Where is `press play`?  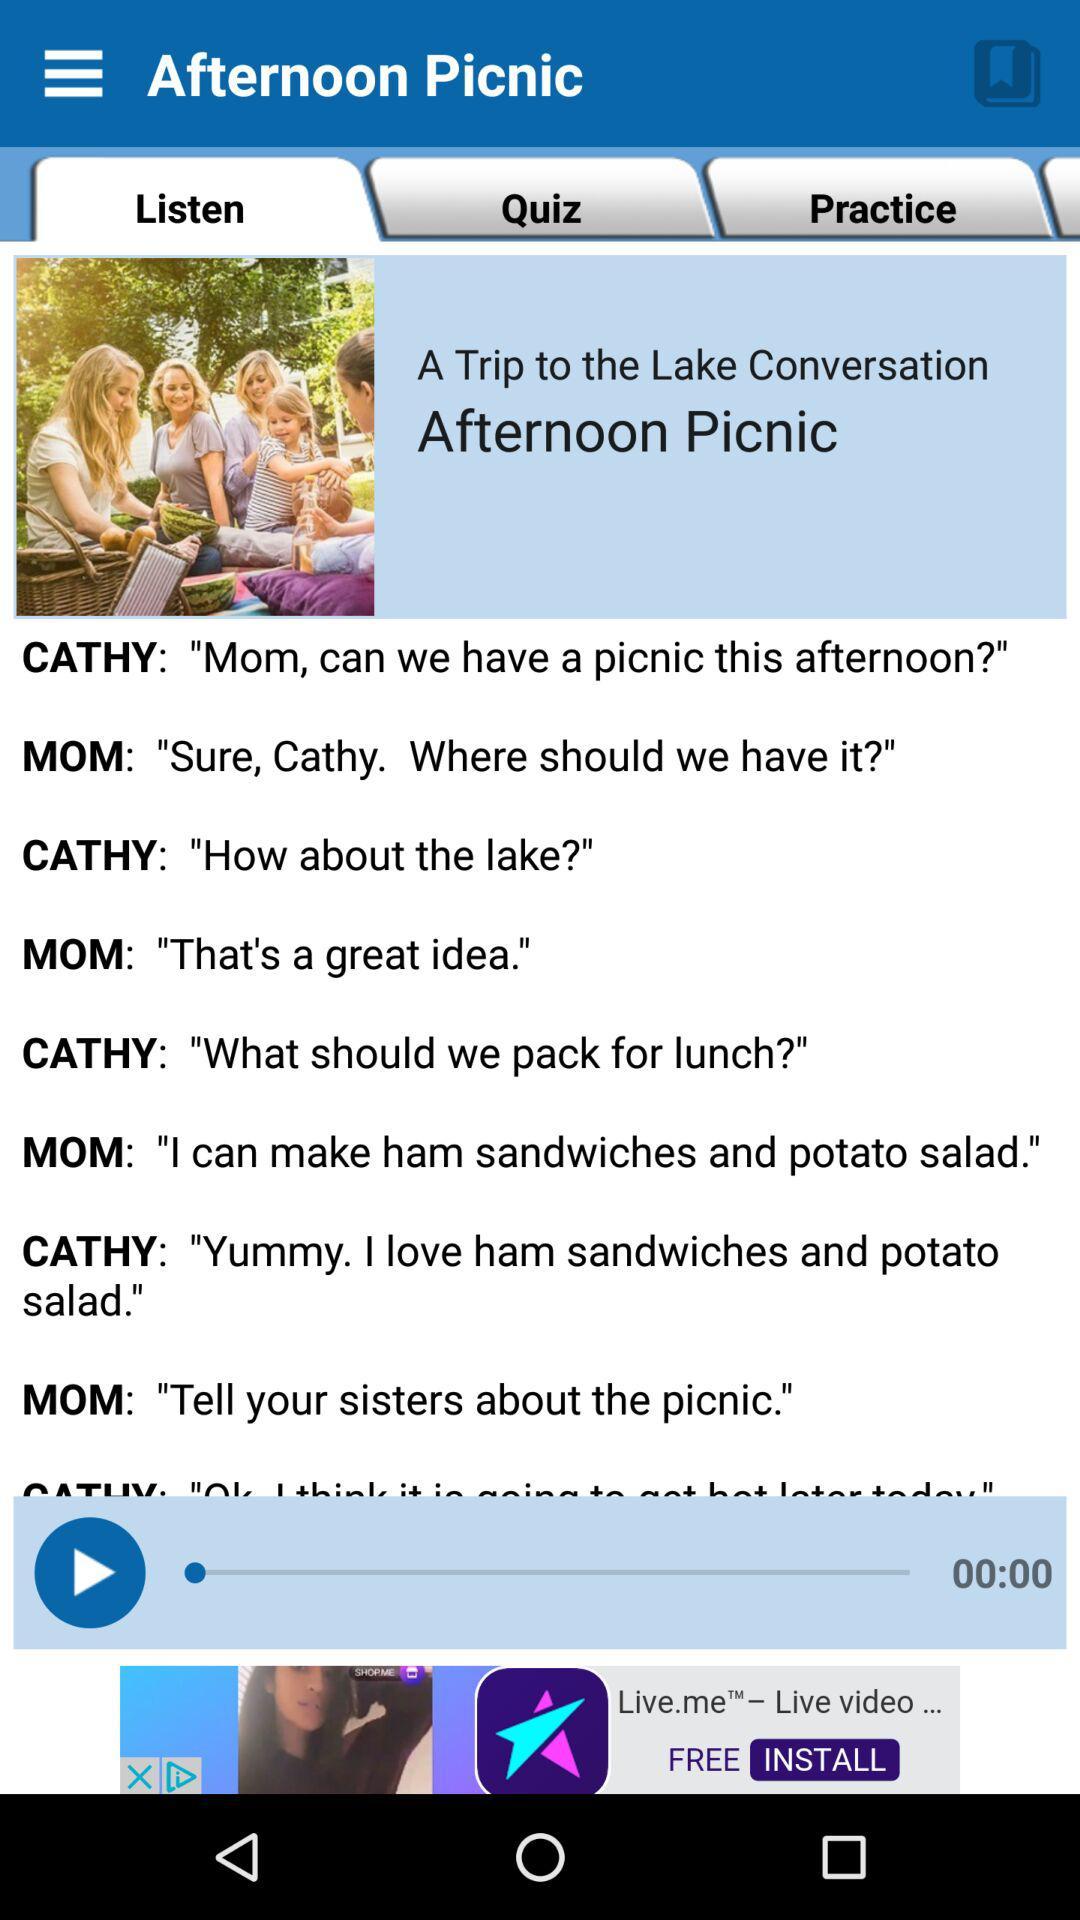
press play is located at coordinates (88, 1571).